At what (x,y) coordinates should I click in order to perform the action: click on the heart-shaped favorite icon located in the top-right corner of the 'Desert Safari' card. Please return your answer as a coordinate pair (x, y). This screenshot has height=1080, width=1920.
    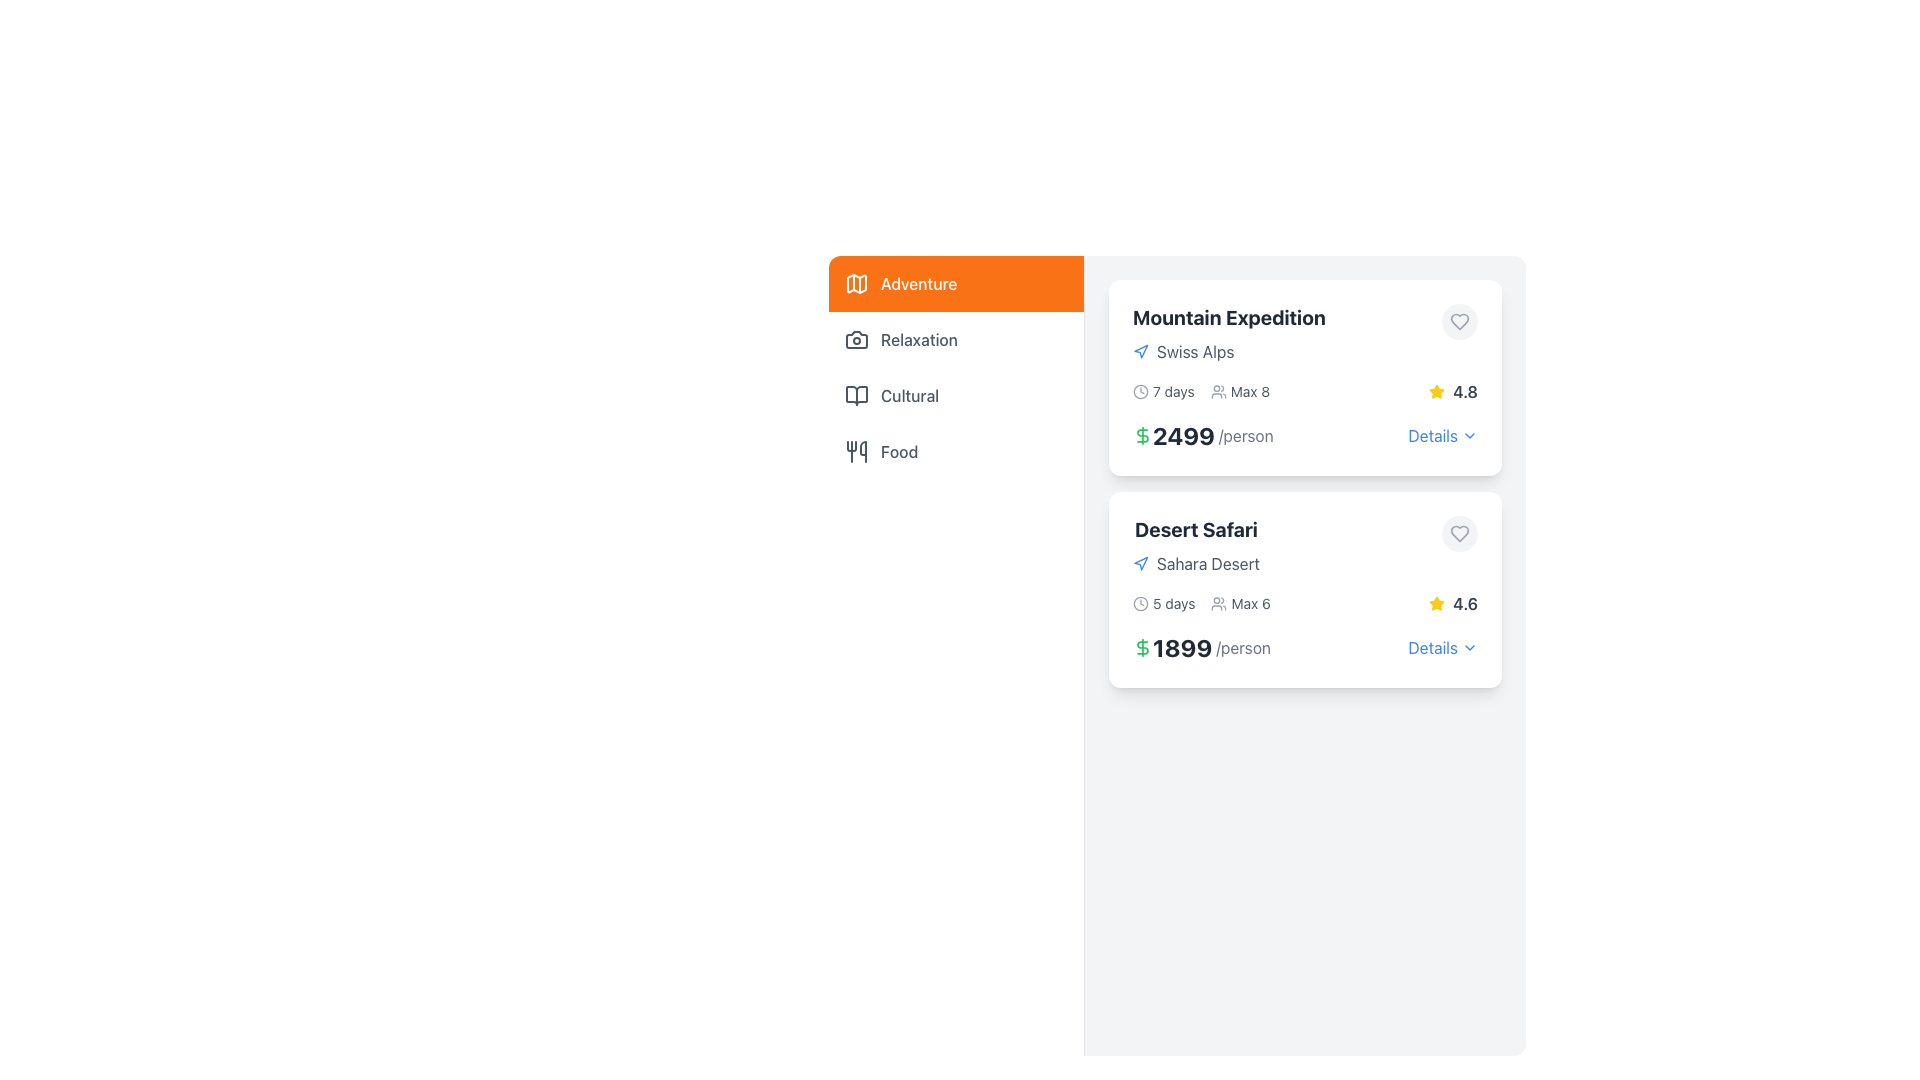
    Looking at the image, I should click on (1459, 532).